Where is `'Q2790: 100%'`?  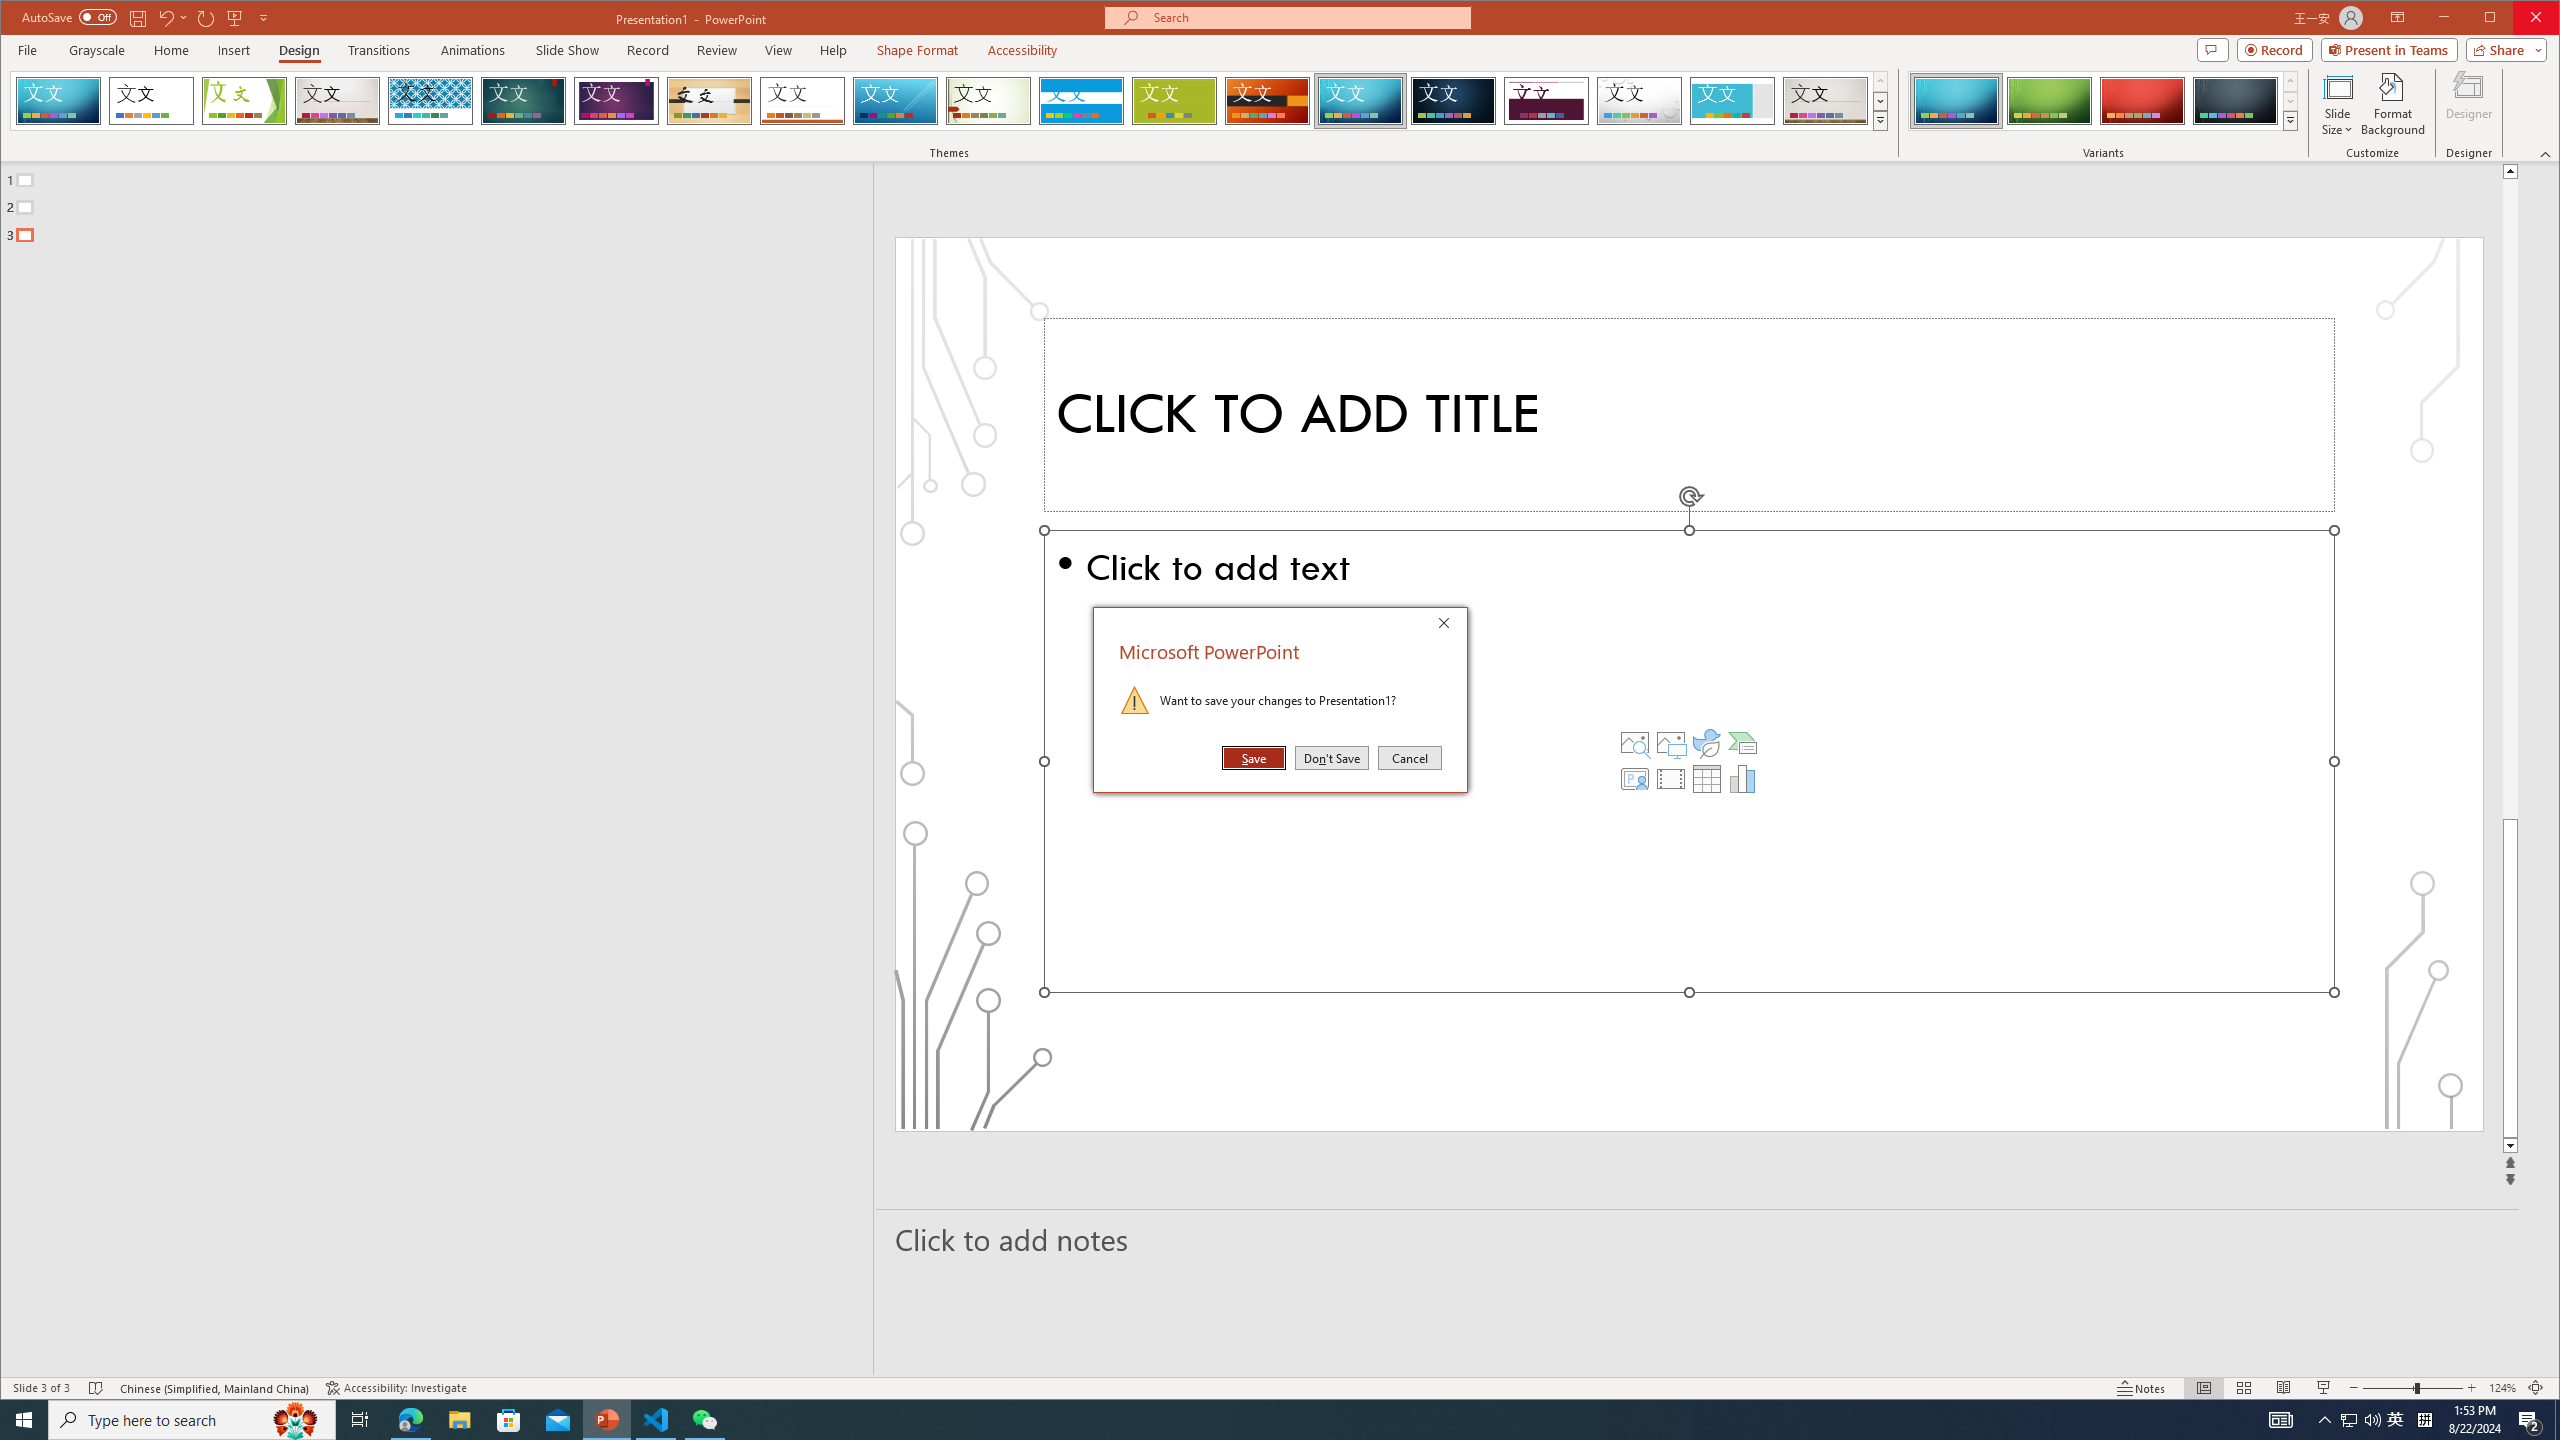
'Q2790: 100%' is located at coordinates (2372, 1418).